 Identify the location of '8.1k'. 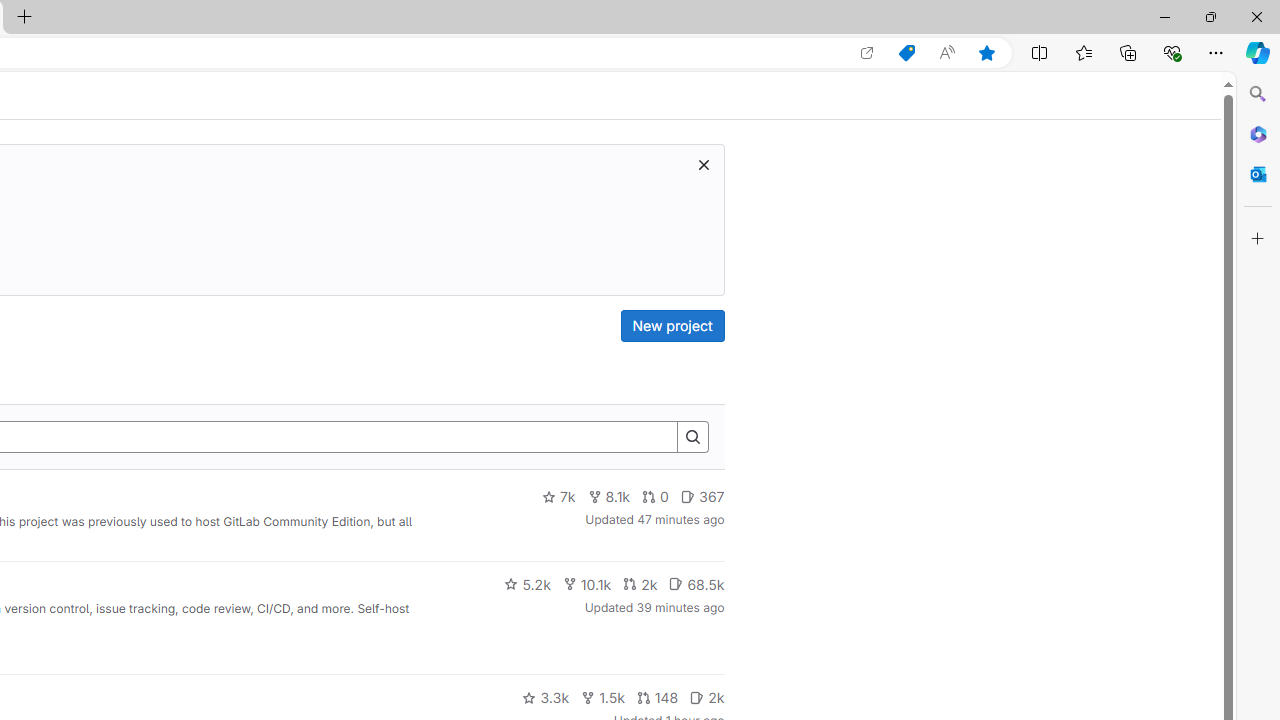
(608, 496).